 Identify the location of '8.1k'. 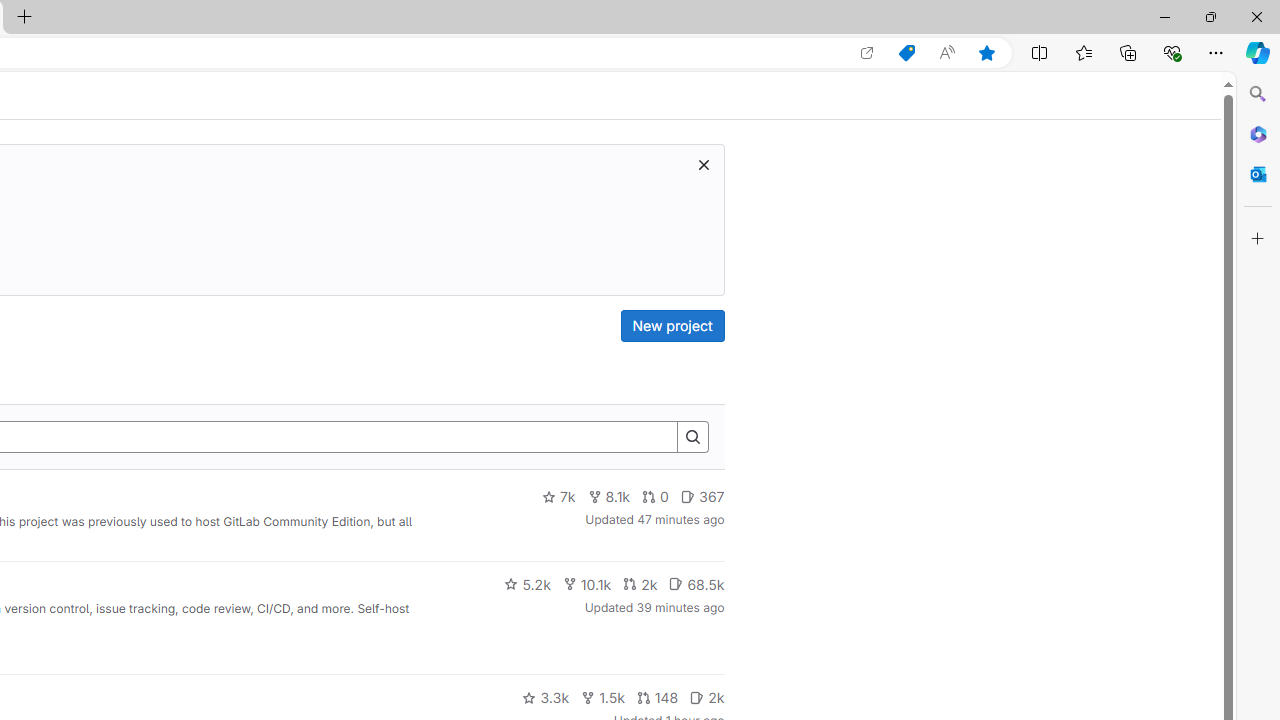
(608, 496).